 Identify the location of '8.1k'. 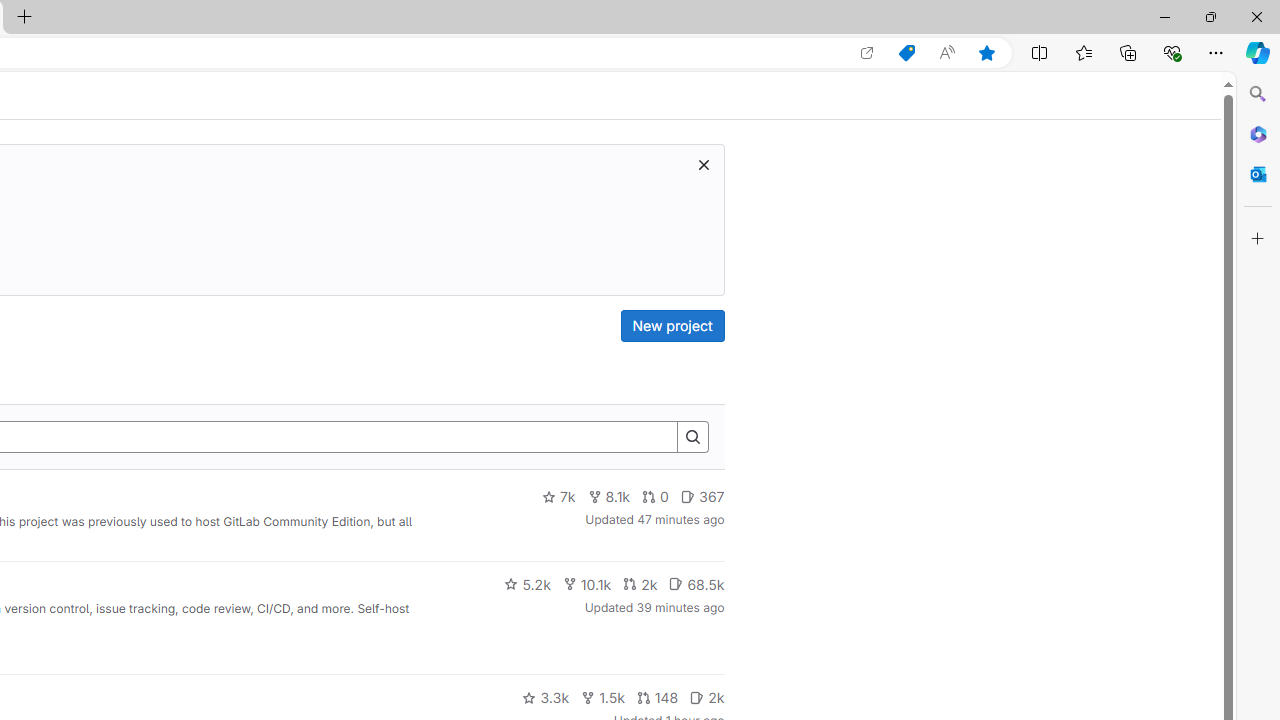
(608, 496).